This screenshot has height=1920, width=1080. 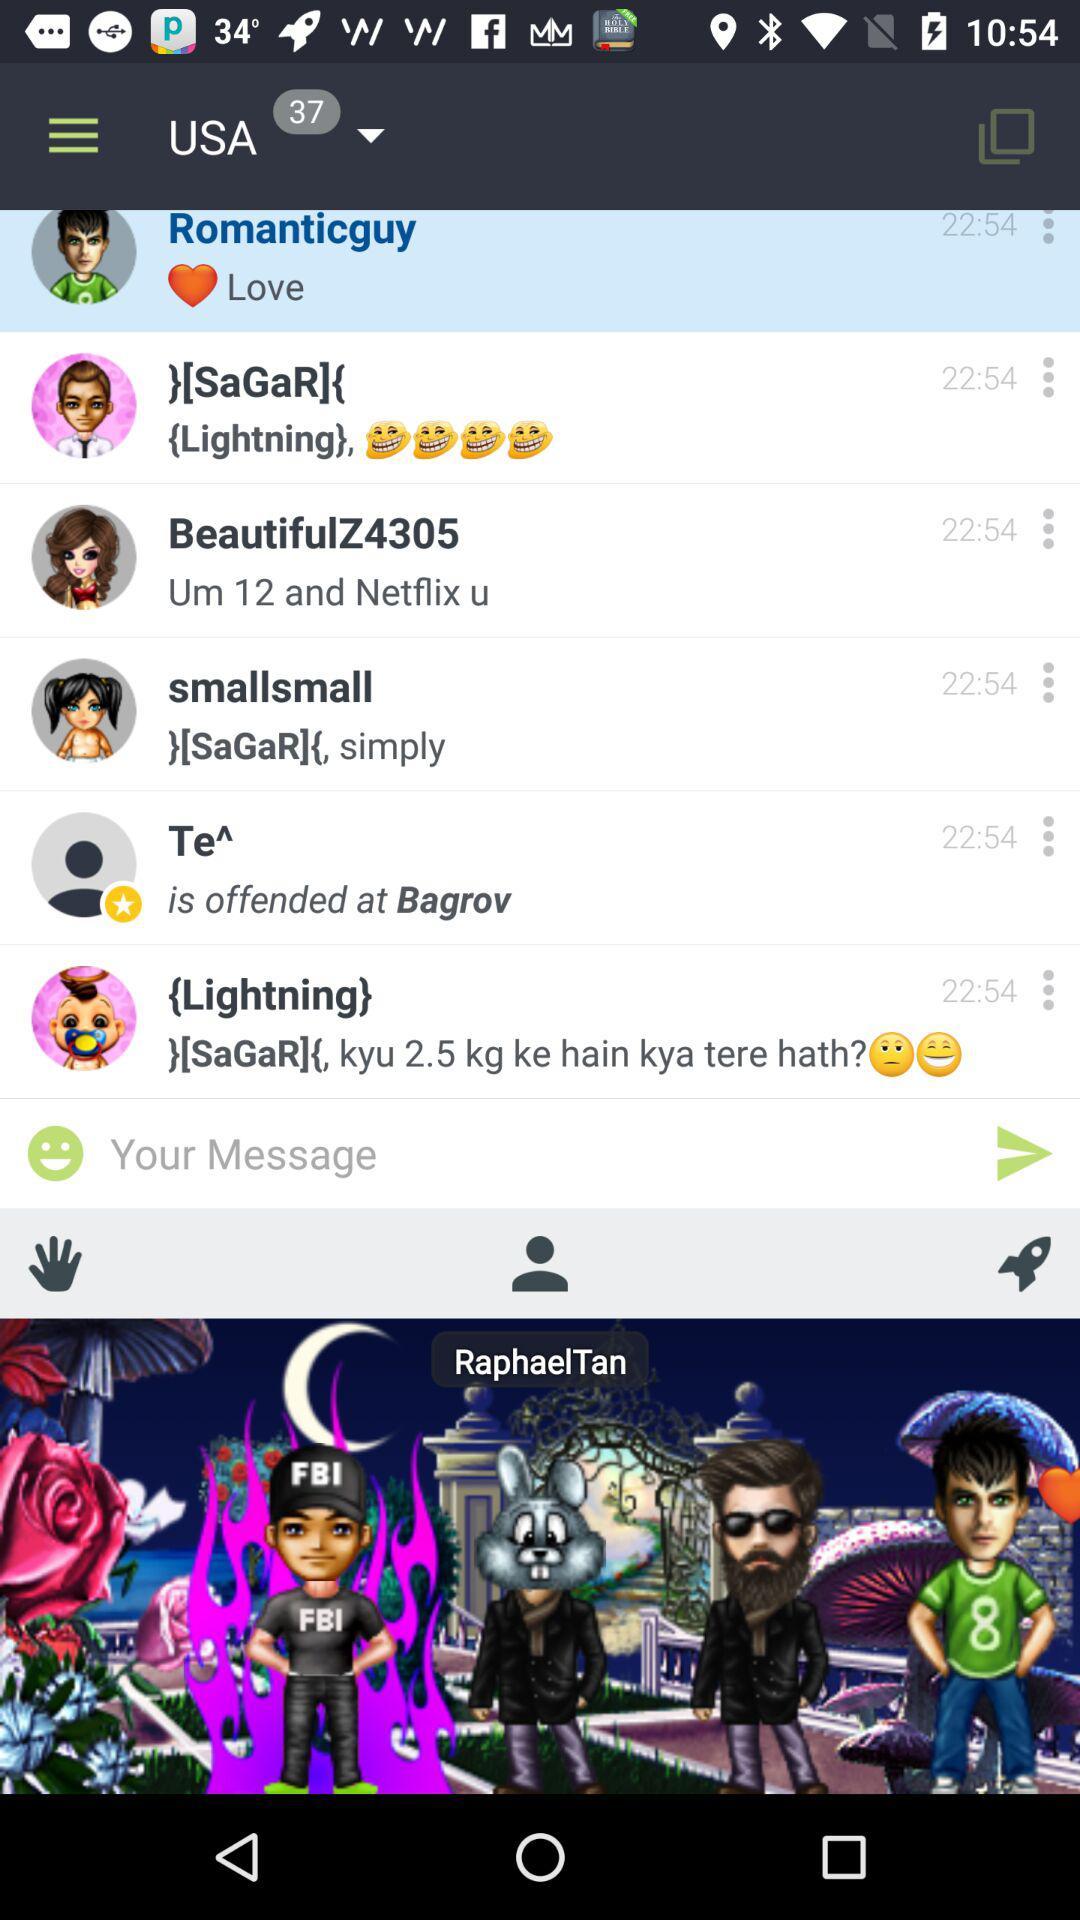 What do you see at coordinates (1047, 377) in the screenshot?
I see `the more icon` at bounding box center [1047, 377].